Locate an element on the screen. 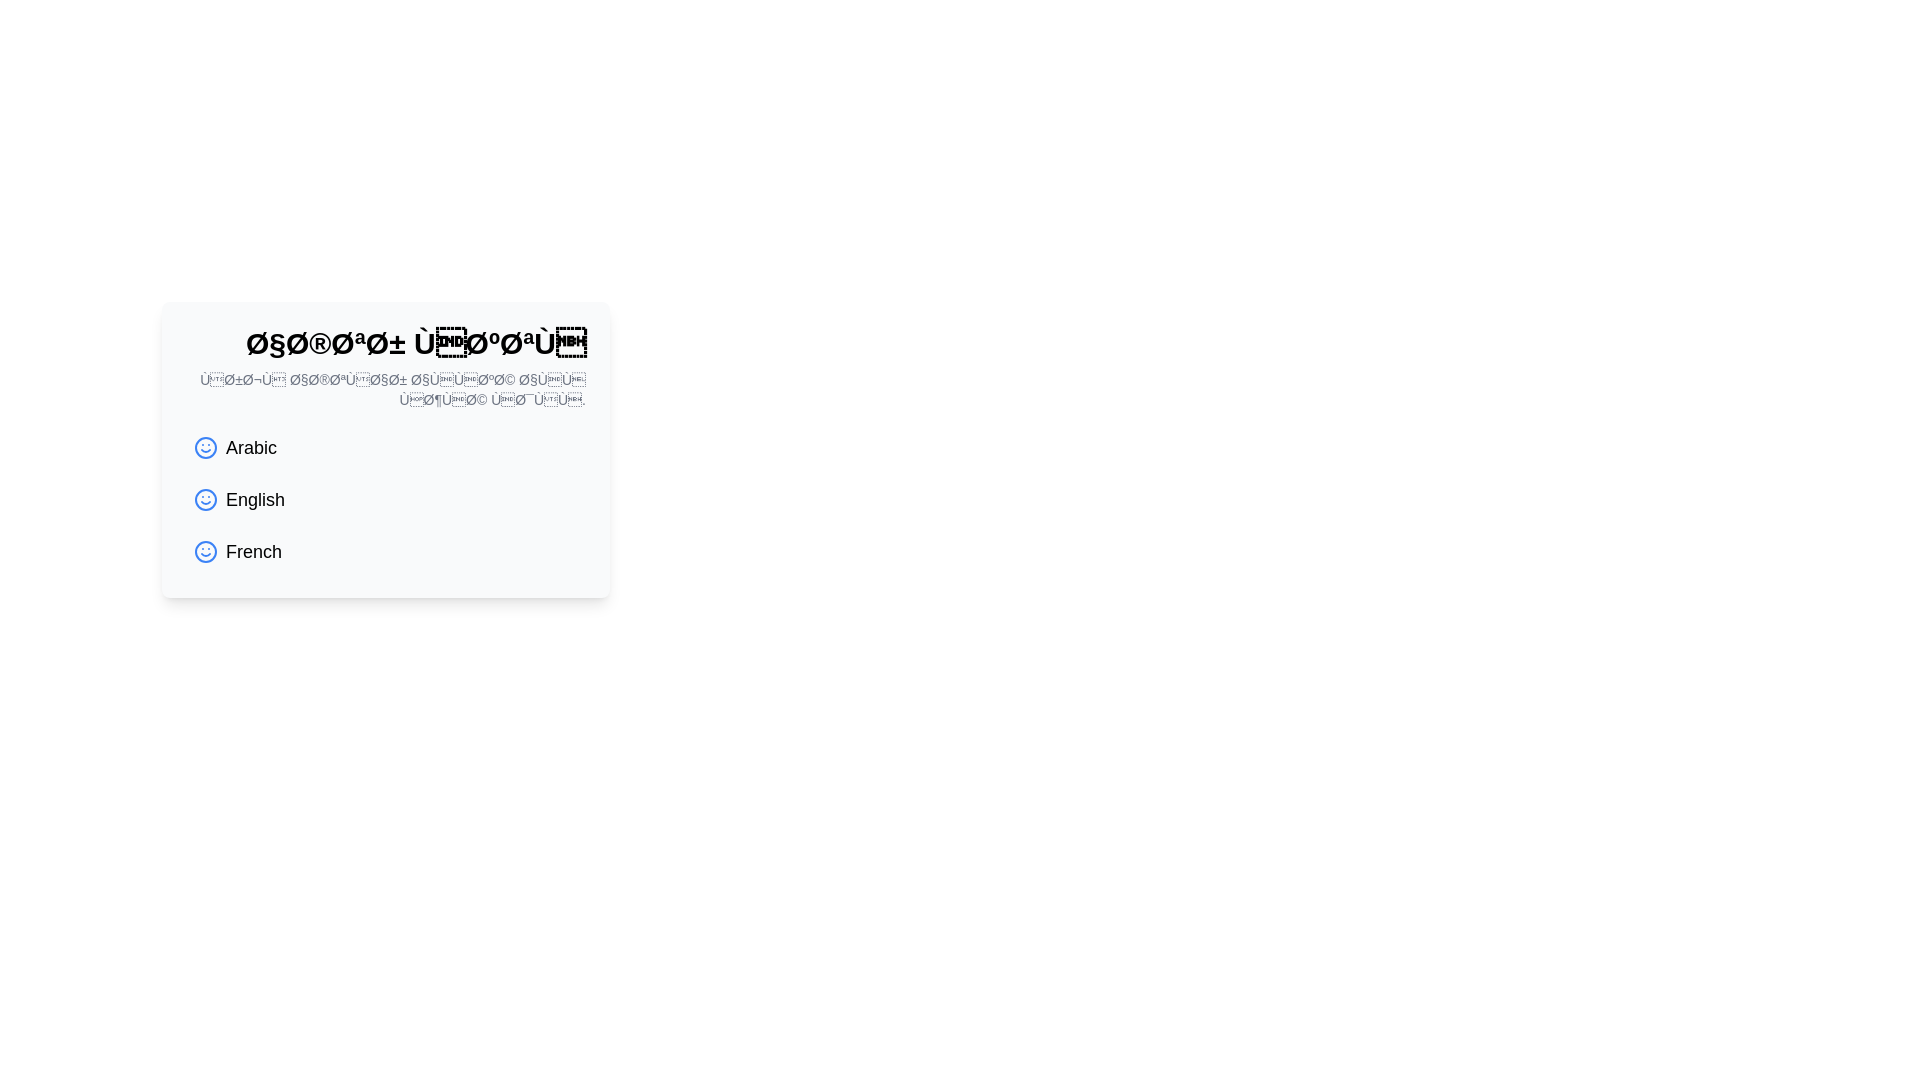  the text label reading 'English', which is the second option in a vertical list, positioned below 'Arabic' and above 'French', and aligned to the right of a blue smiley face icon is located at coordinates (254, 499).